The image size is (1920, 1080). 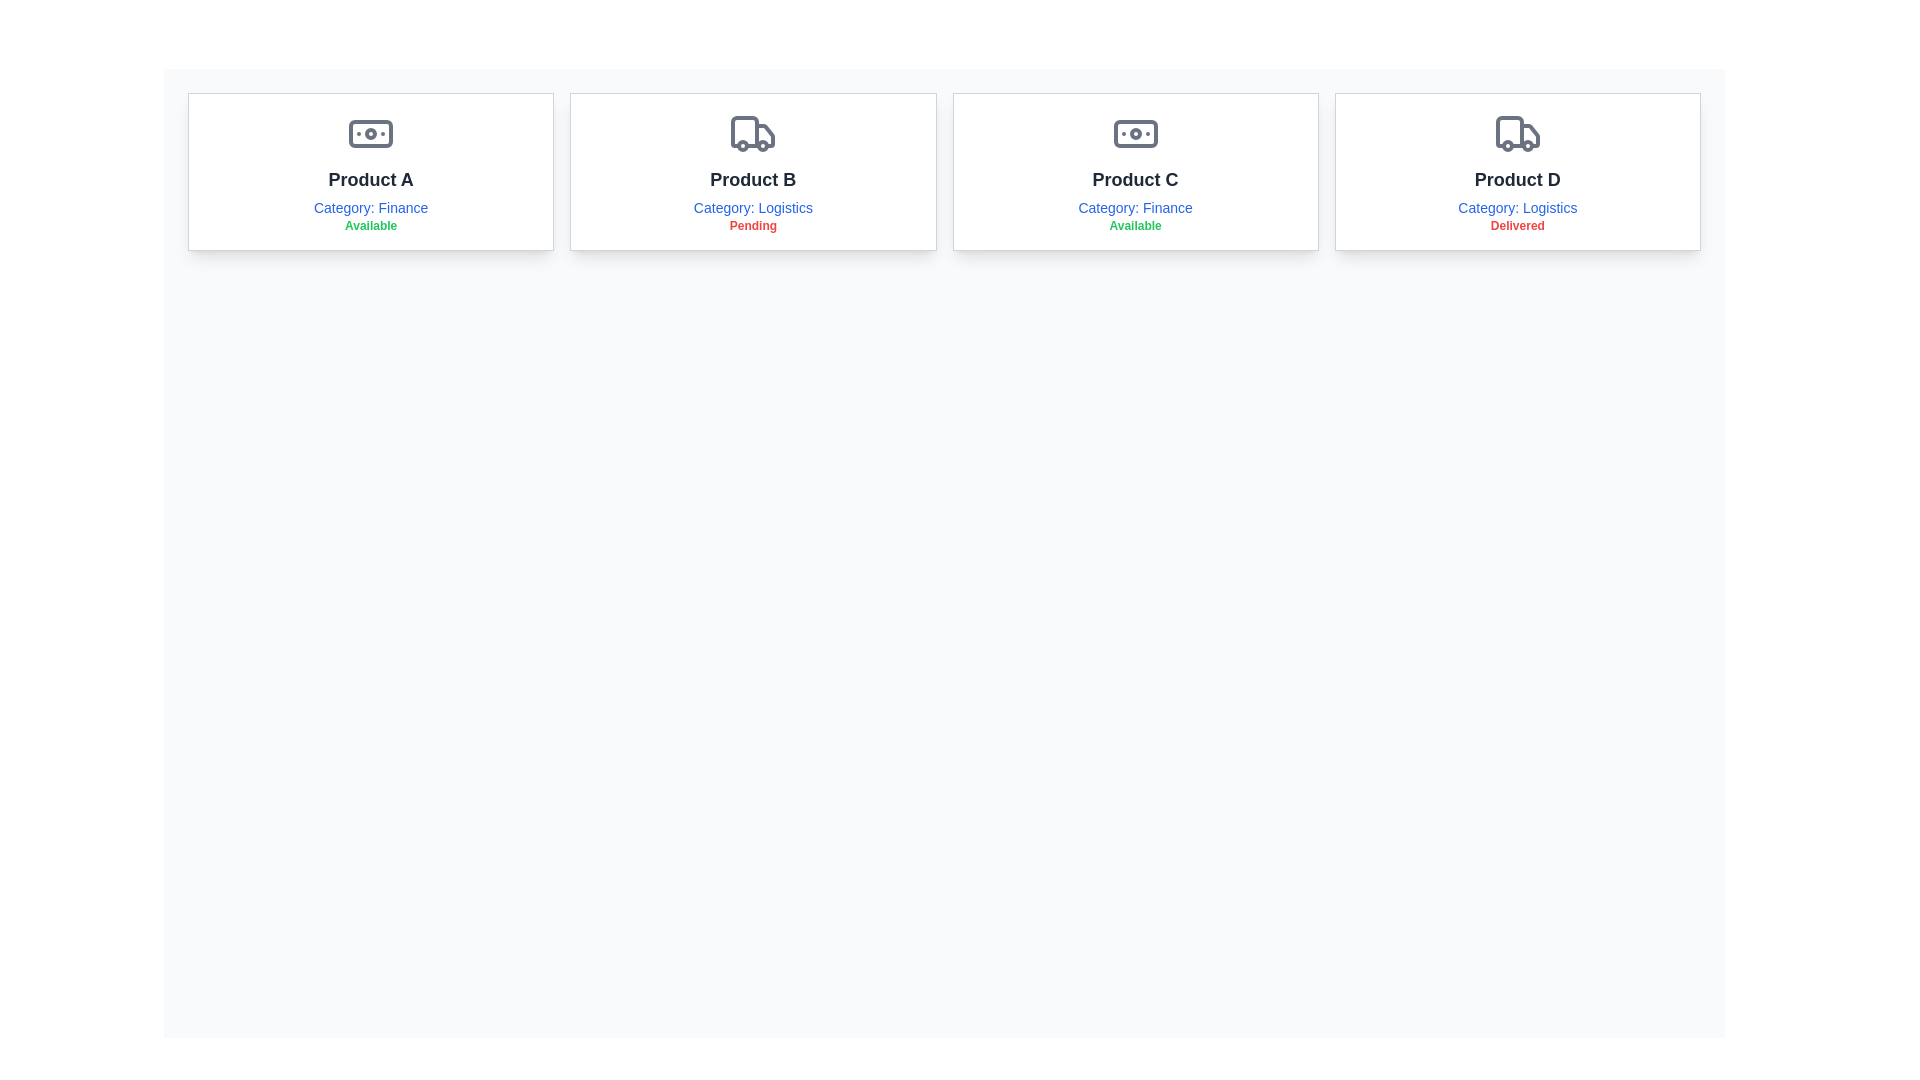 What do you see at coordinates (371, 171) in the screenshot?
I see `the 'Product A' card component located at the leftmost position in the grid layout` at bounding box center [371, 171].